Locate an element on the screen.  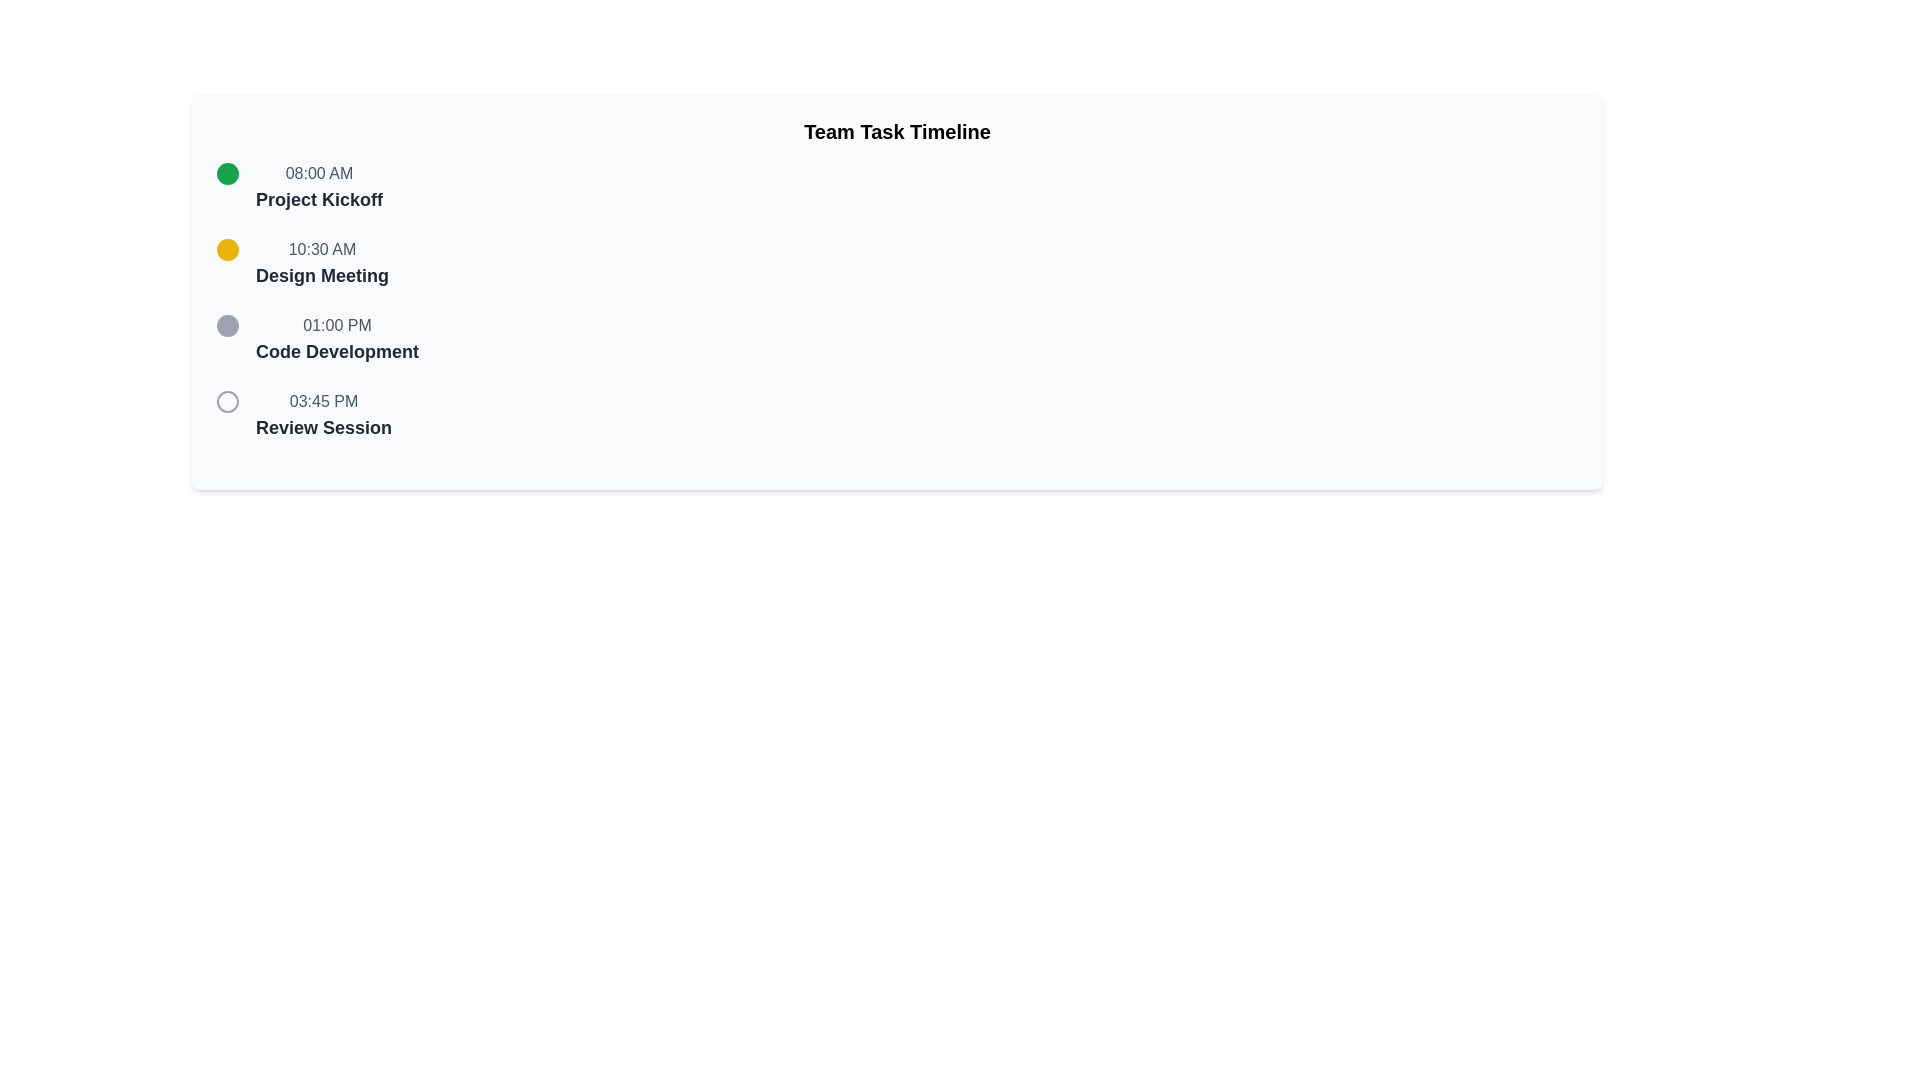
the small circular yellow icon located to the left of the '10:30 AM Design Meeting' label is located at coordinates (227, 250).